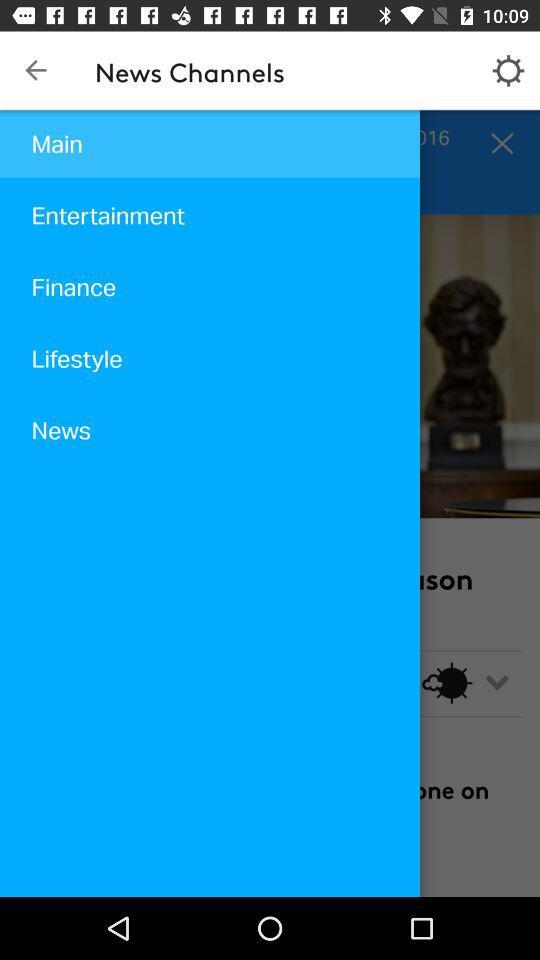 The width and height of the screenshot is (540, 960). Describe the element at coordinates (501, 144) in the screenshot. I see `the close icon` at that location.